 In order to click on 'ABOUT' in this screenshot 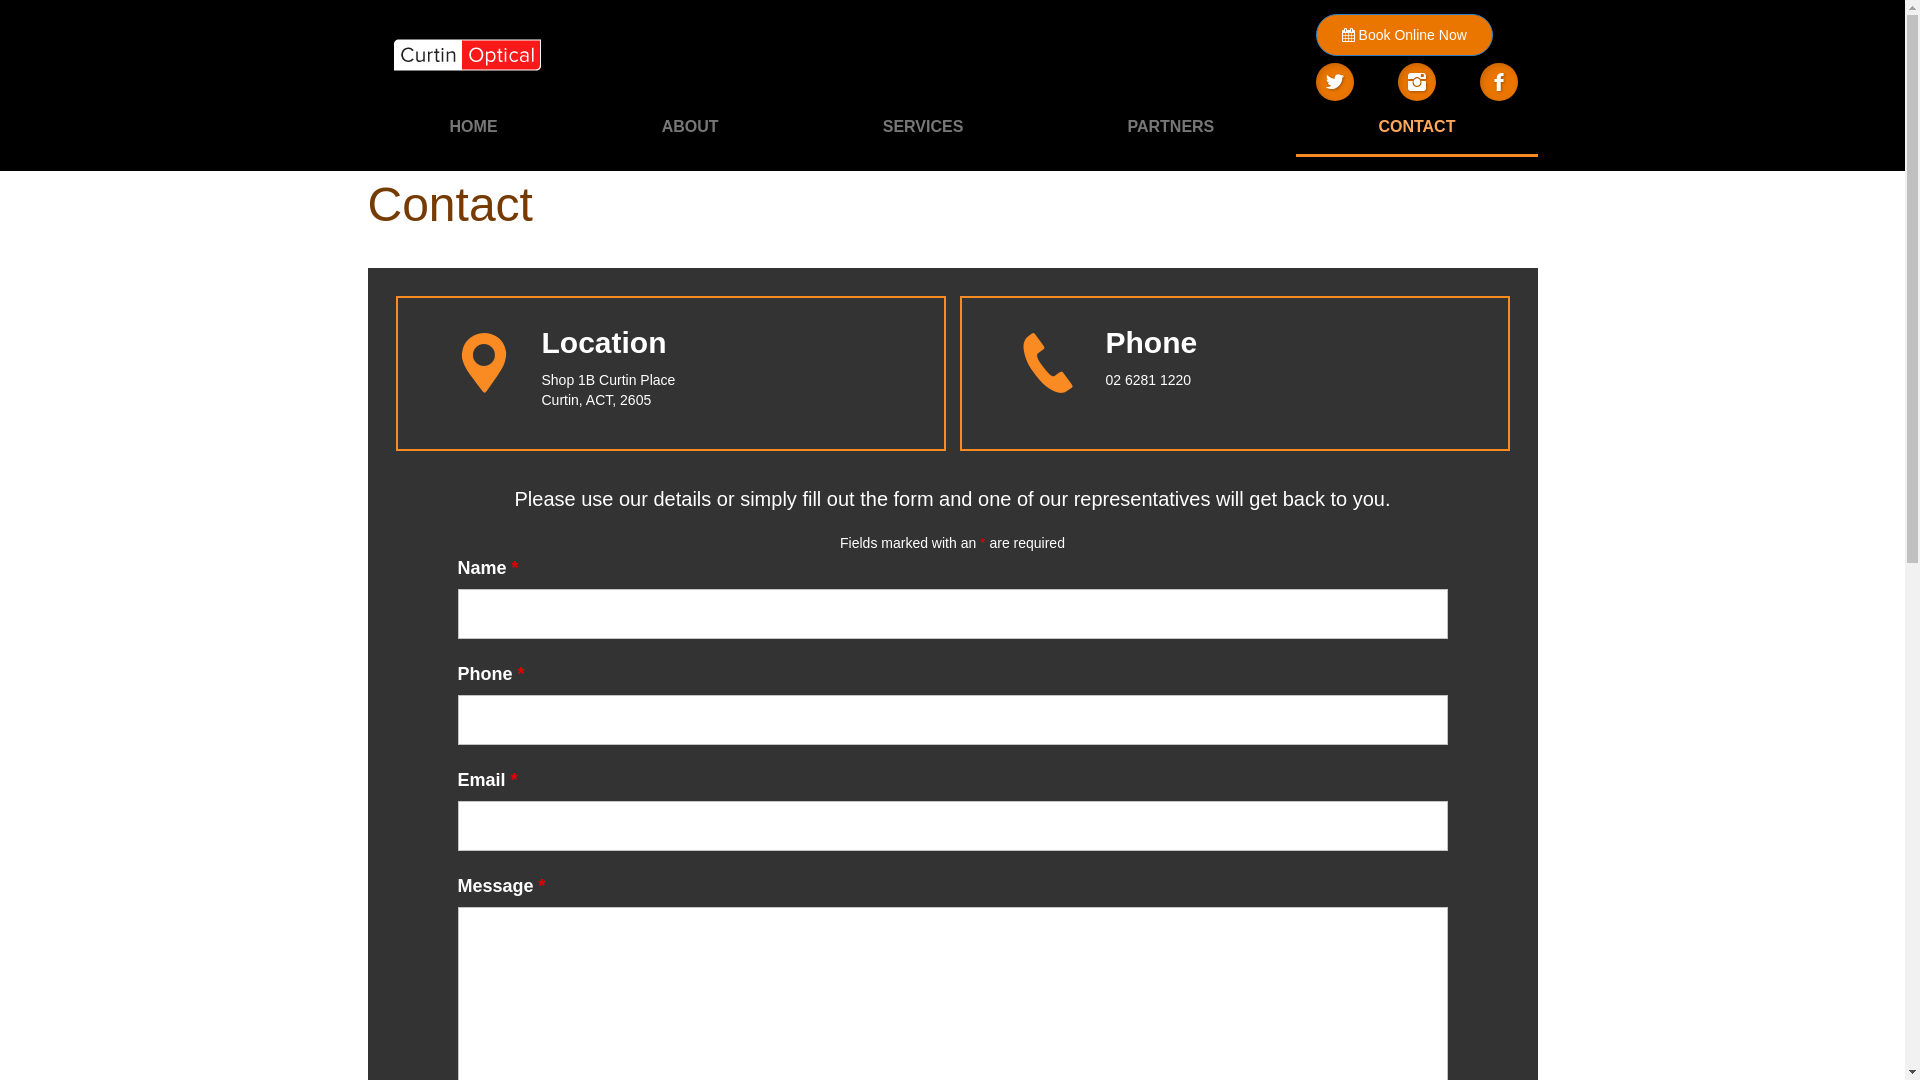, I will do `click(690, 127)`.